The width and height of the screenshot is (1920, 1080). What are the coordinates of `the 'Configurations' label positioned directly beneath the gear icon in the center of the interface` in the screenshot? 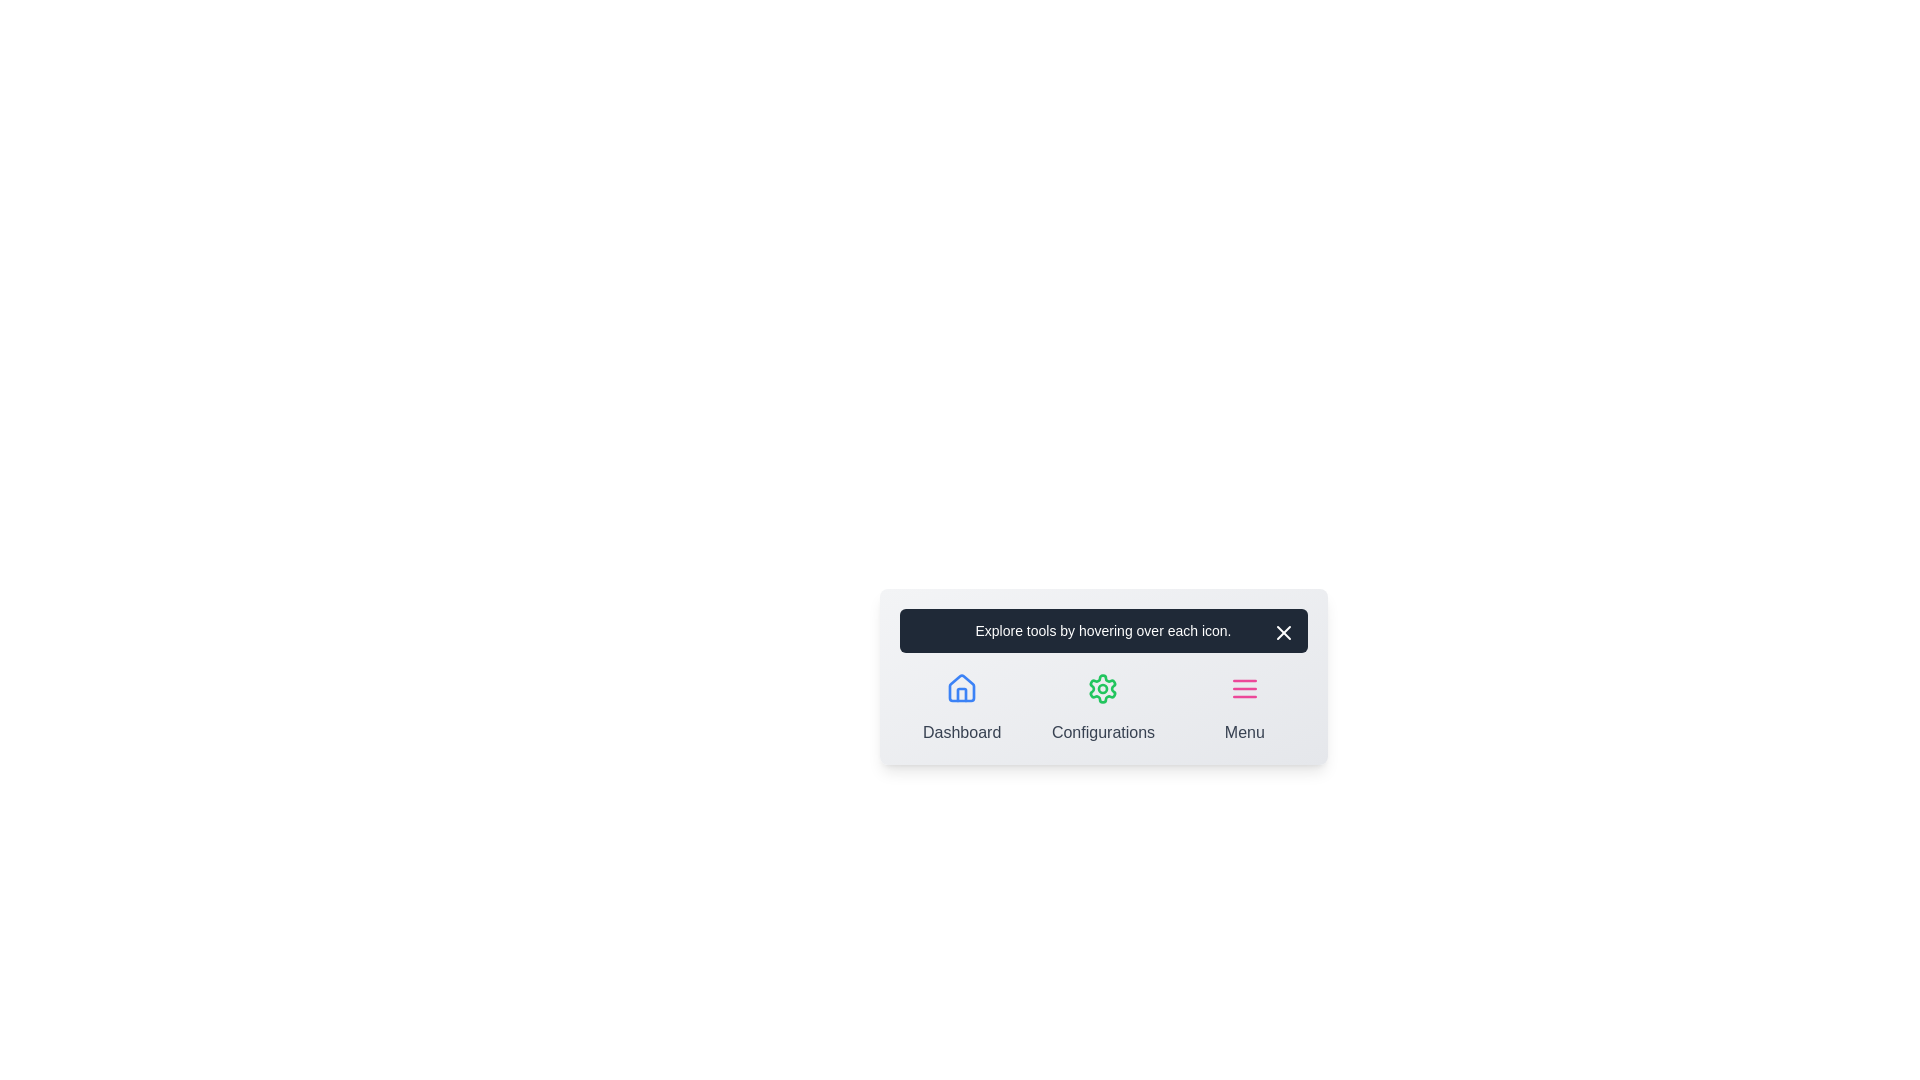 It's located at (1102, 732).